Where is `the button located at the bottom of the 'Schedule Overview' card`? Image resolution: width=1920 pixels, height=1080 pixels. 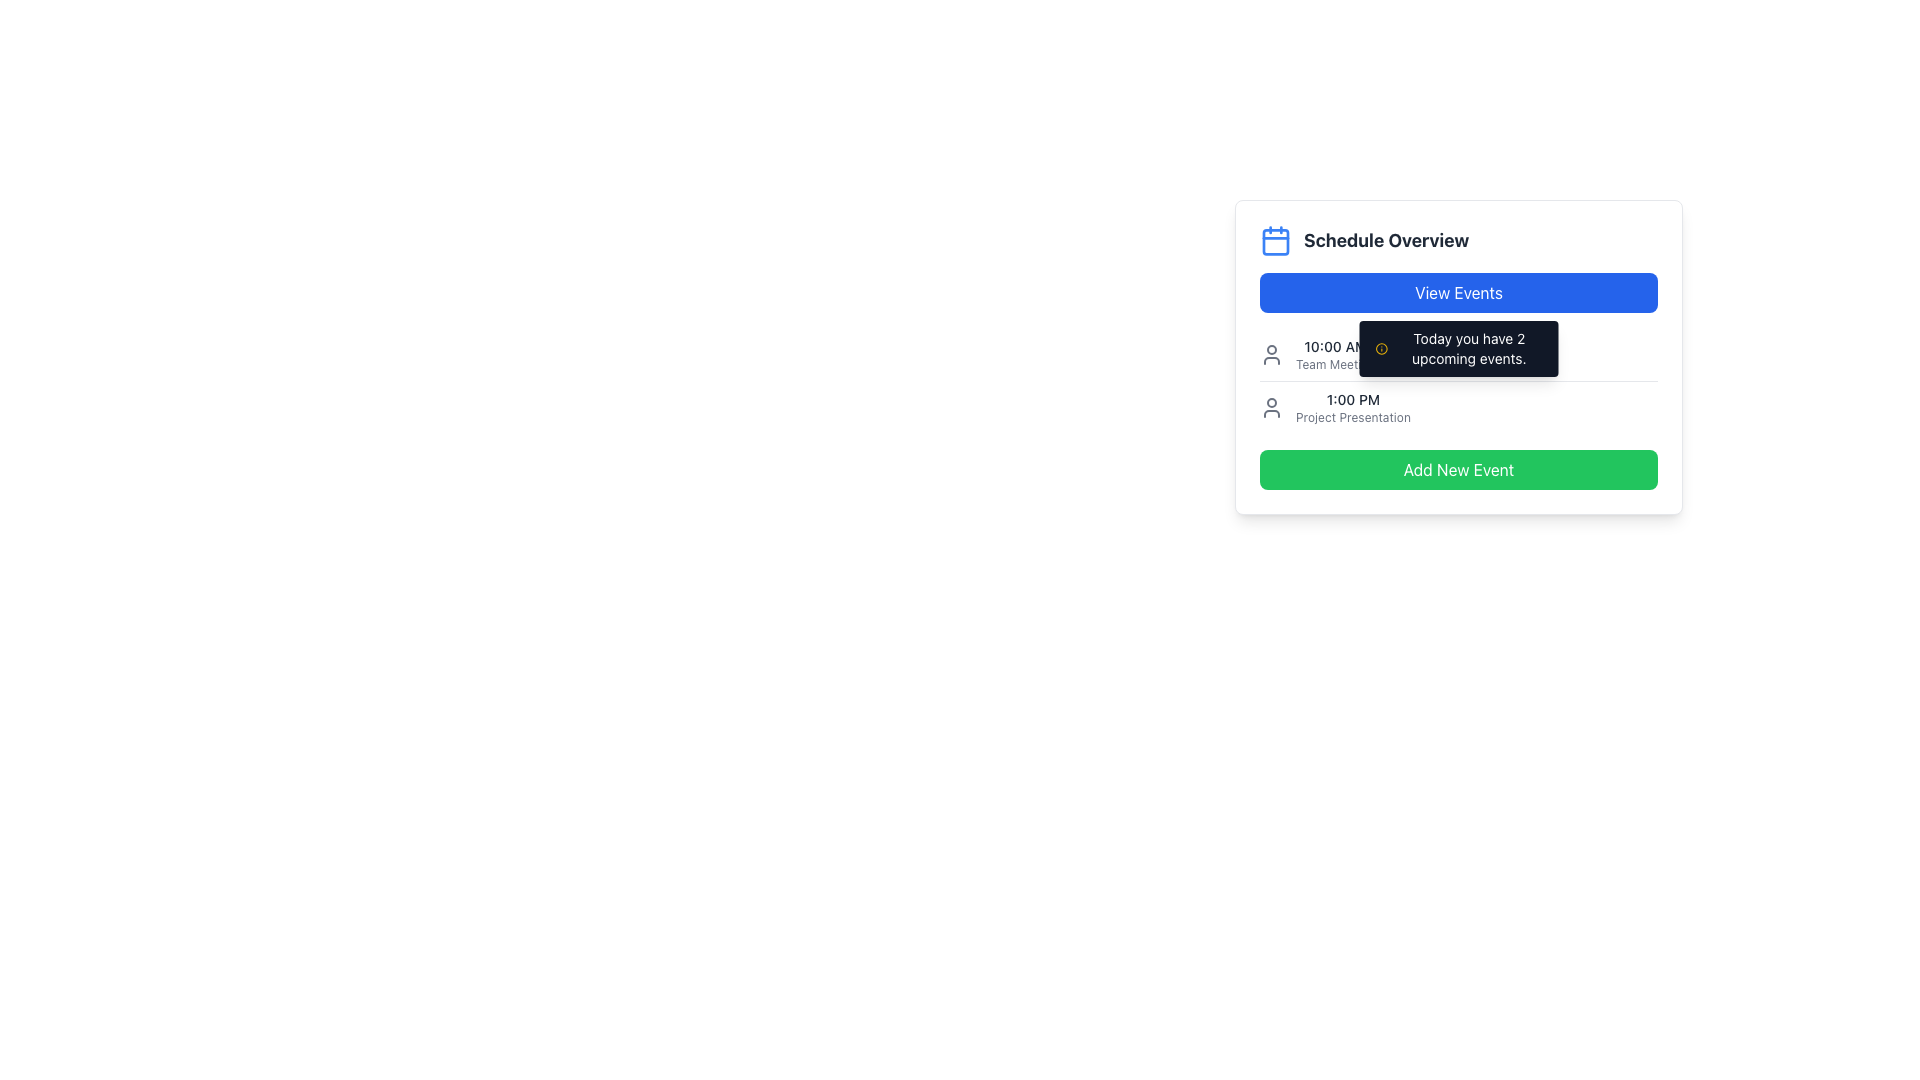
the button located at the bottom of the 'Schedule Overview' card is located at coordinates (1459, 470).